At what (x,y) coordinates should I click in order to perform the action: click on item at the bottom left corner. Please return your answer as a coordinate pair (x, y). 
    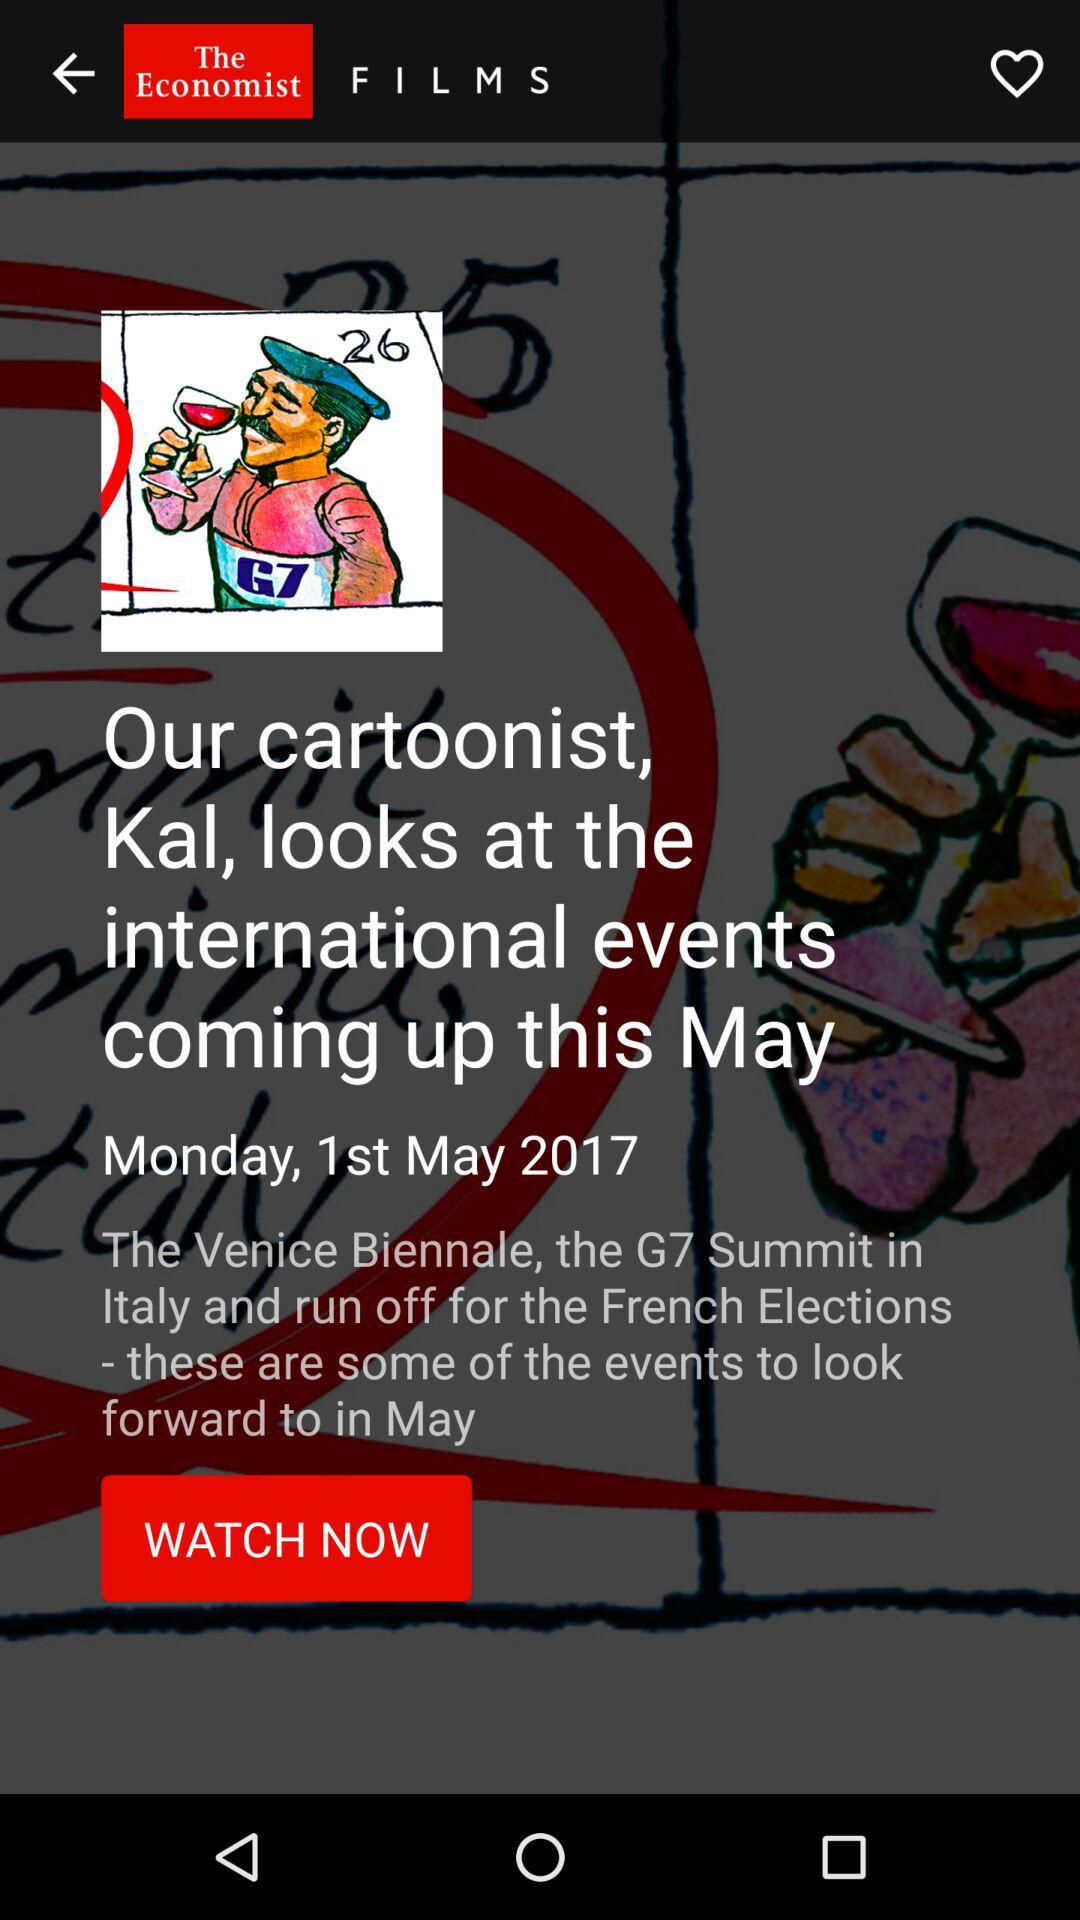
    Looking at the image, I should click on (286, 1537).